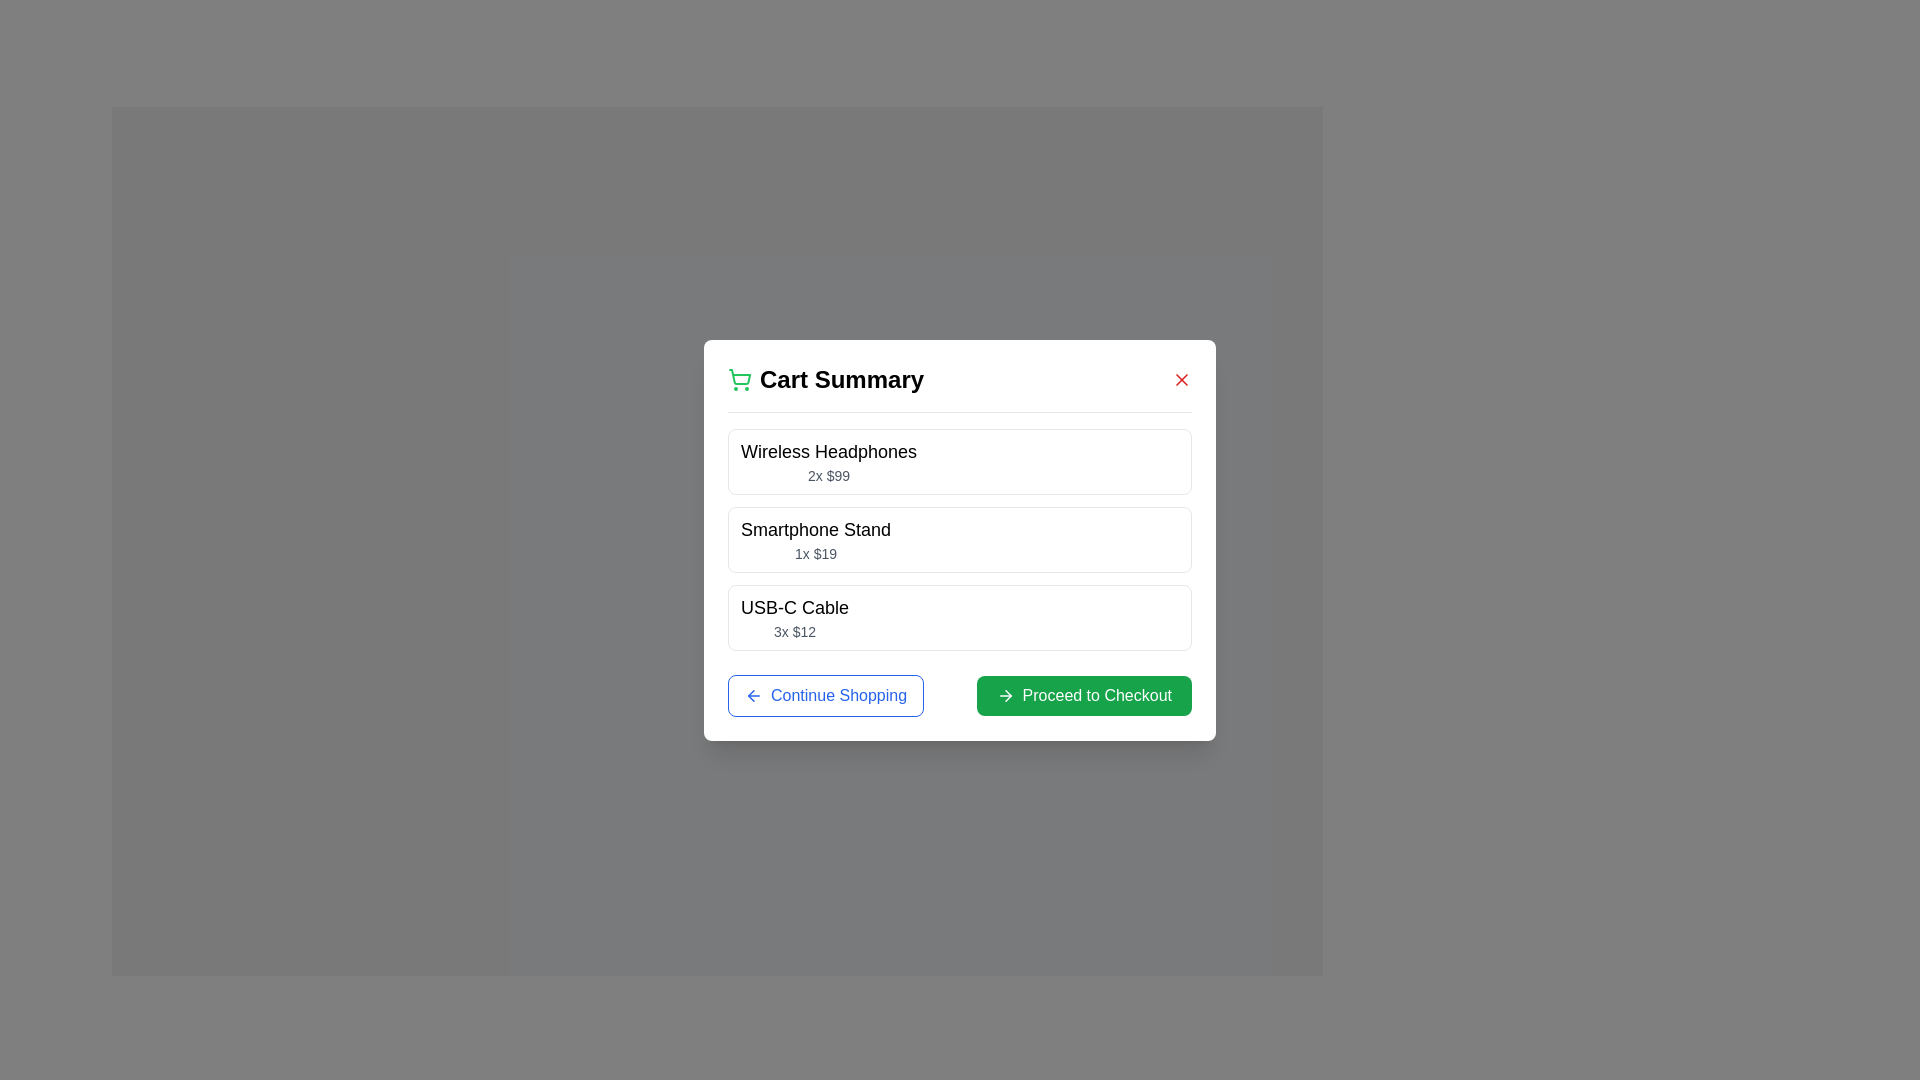 The image size is (1920, 1080). What do you see at coordinates (825, 379) in the screenshot?
I see `the 'Cart Summary' text heading with the shopping cart icon, which is a bold, large font element located at the top-left corner of the content area` at bounding box center [825, 379].